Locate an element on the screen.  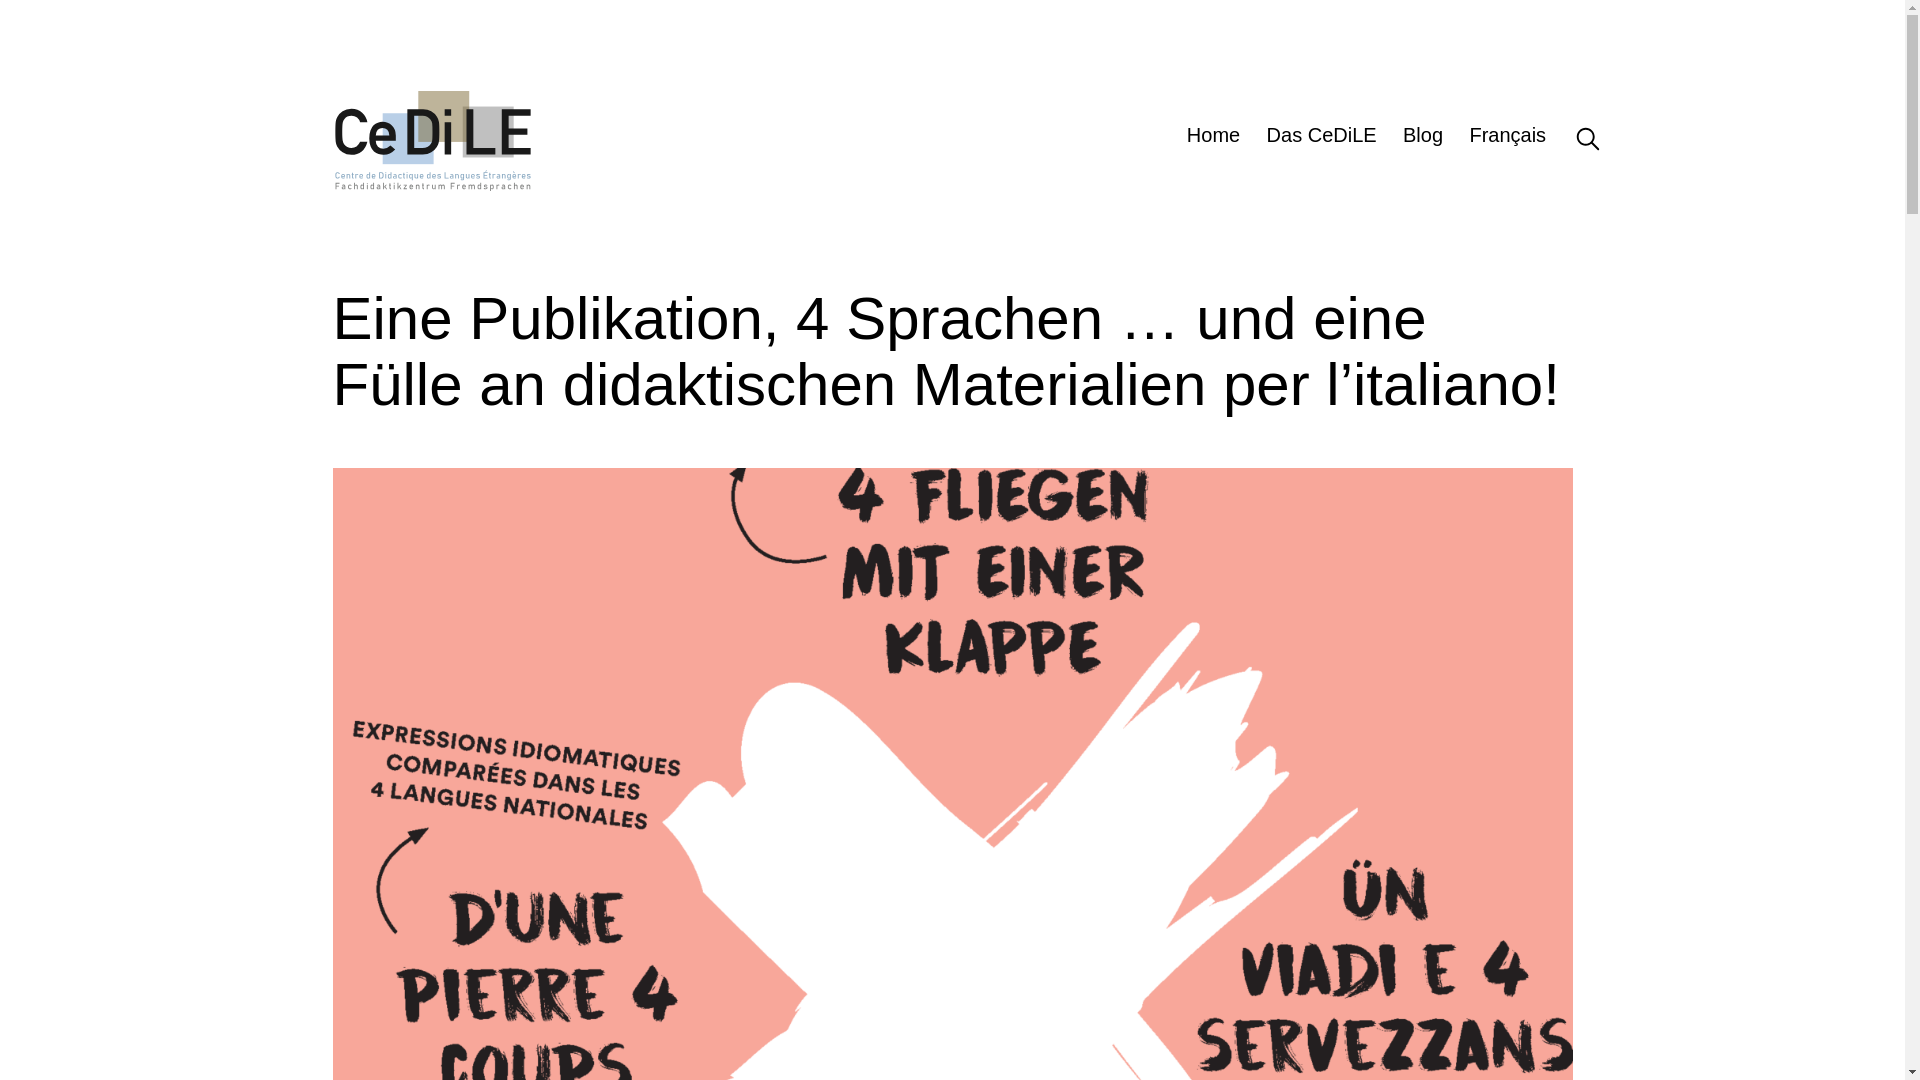
'Home' is located at coordinates (1213, 137).